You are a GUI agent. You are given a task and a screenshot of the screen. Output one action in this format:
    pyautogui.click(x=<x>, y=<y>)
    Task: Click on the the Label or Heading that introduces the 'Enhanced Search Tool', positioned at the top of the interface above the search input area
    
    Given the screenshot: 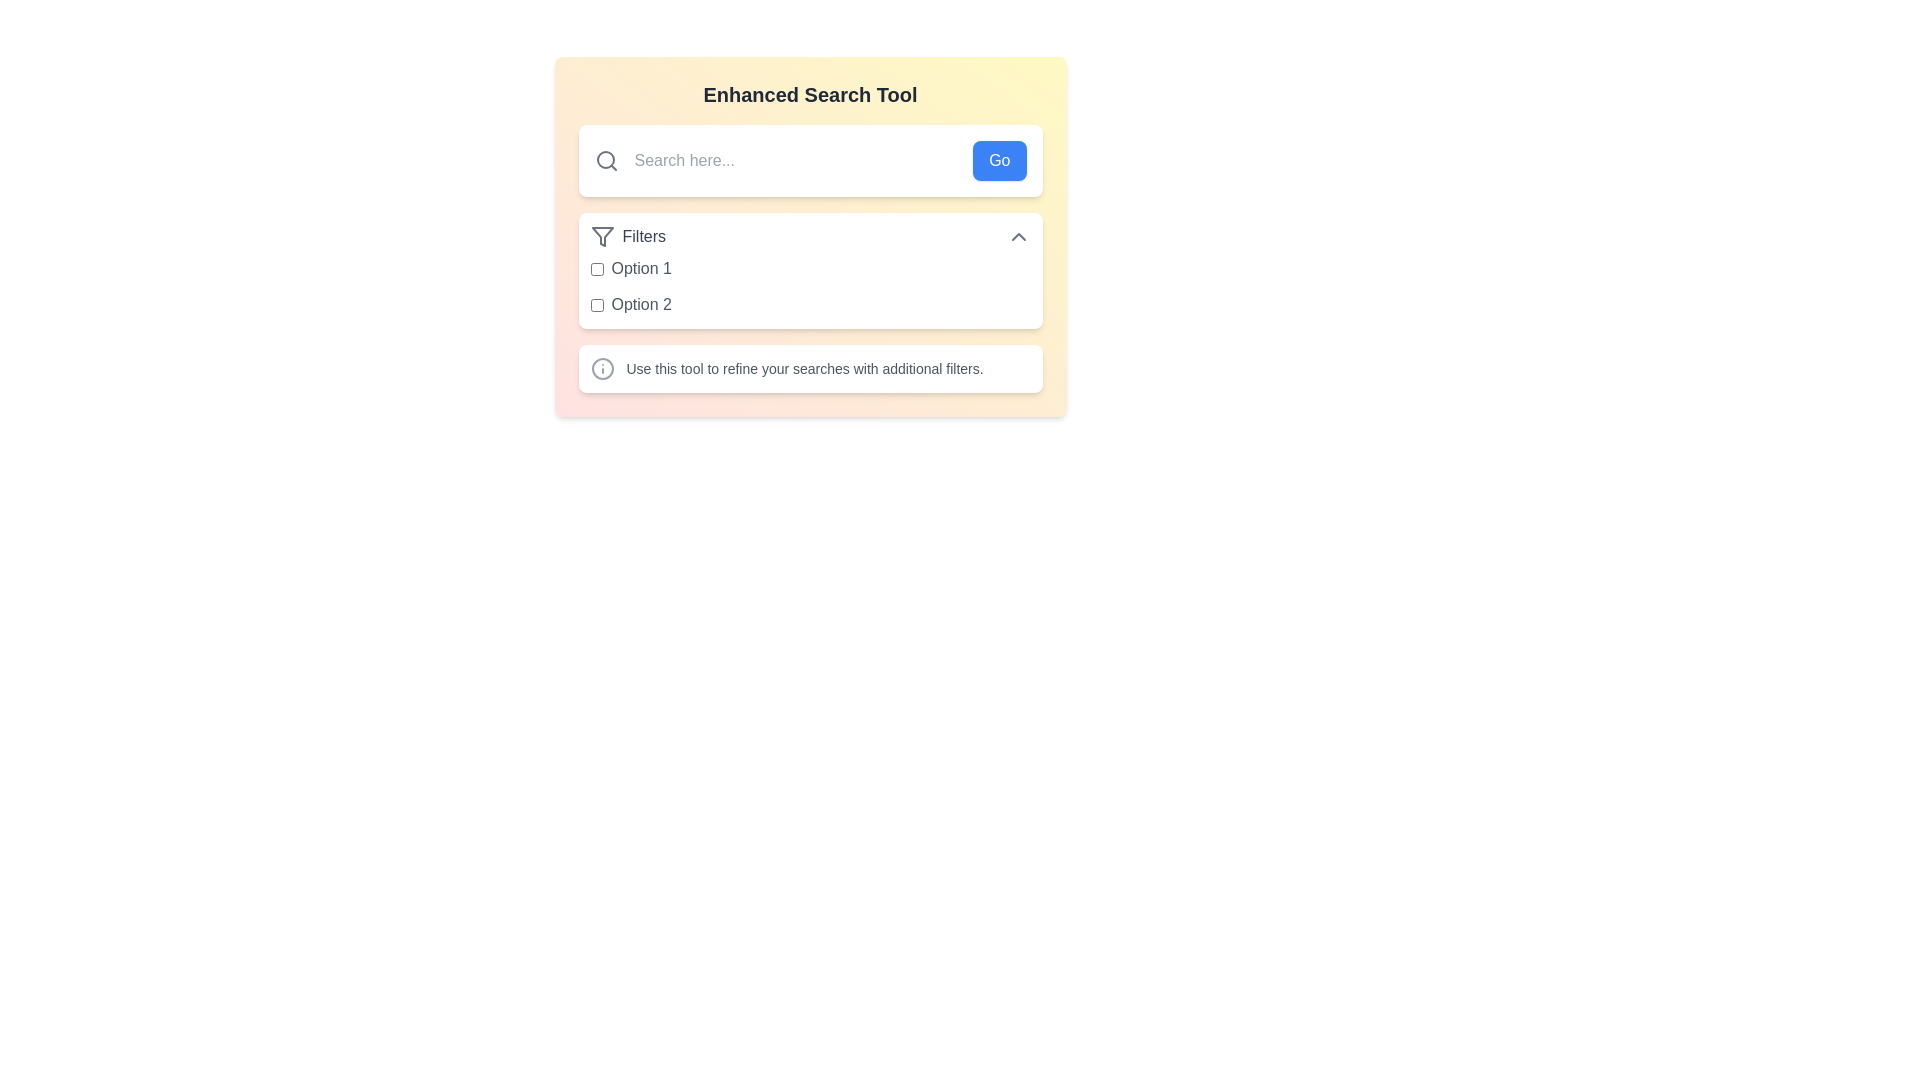 What is the action you would take?
    pyautogui.click(x=810, y=95)
    